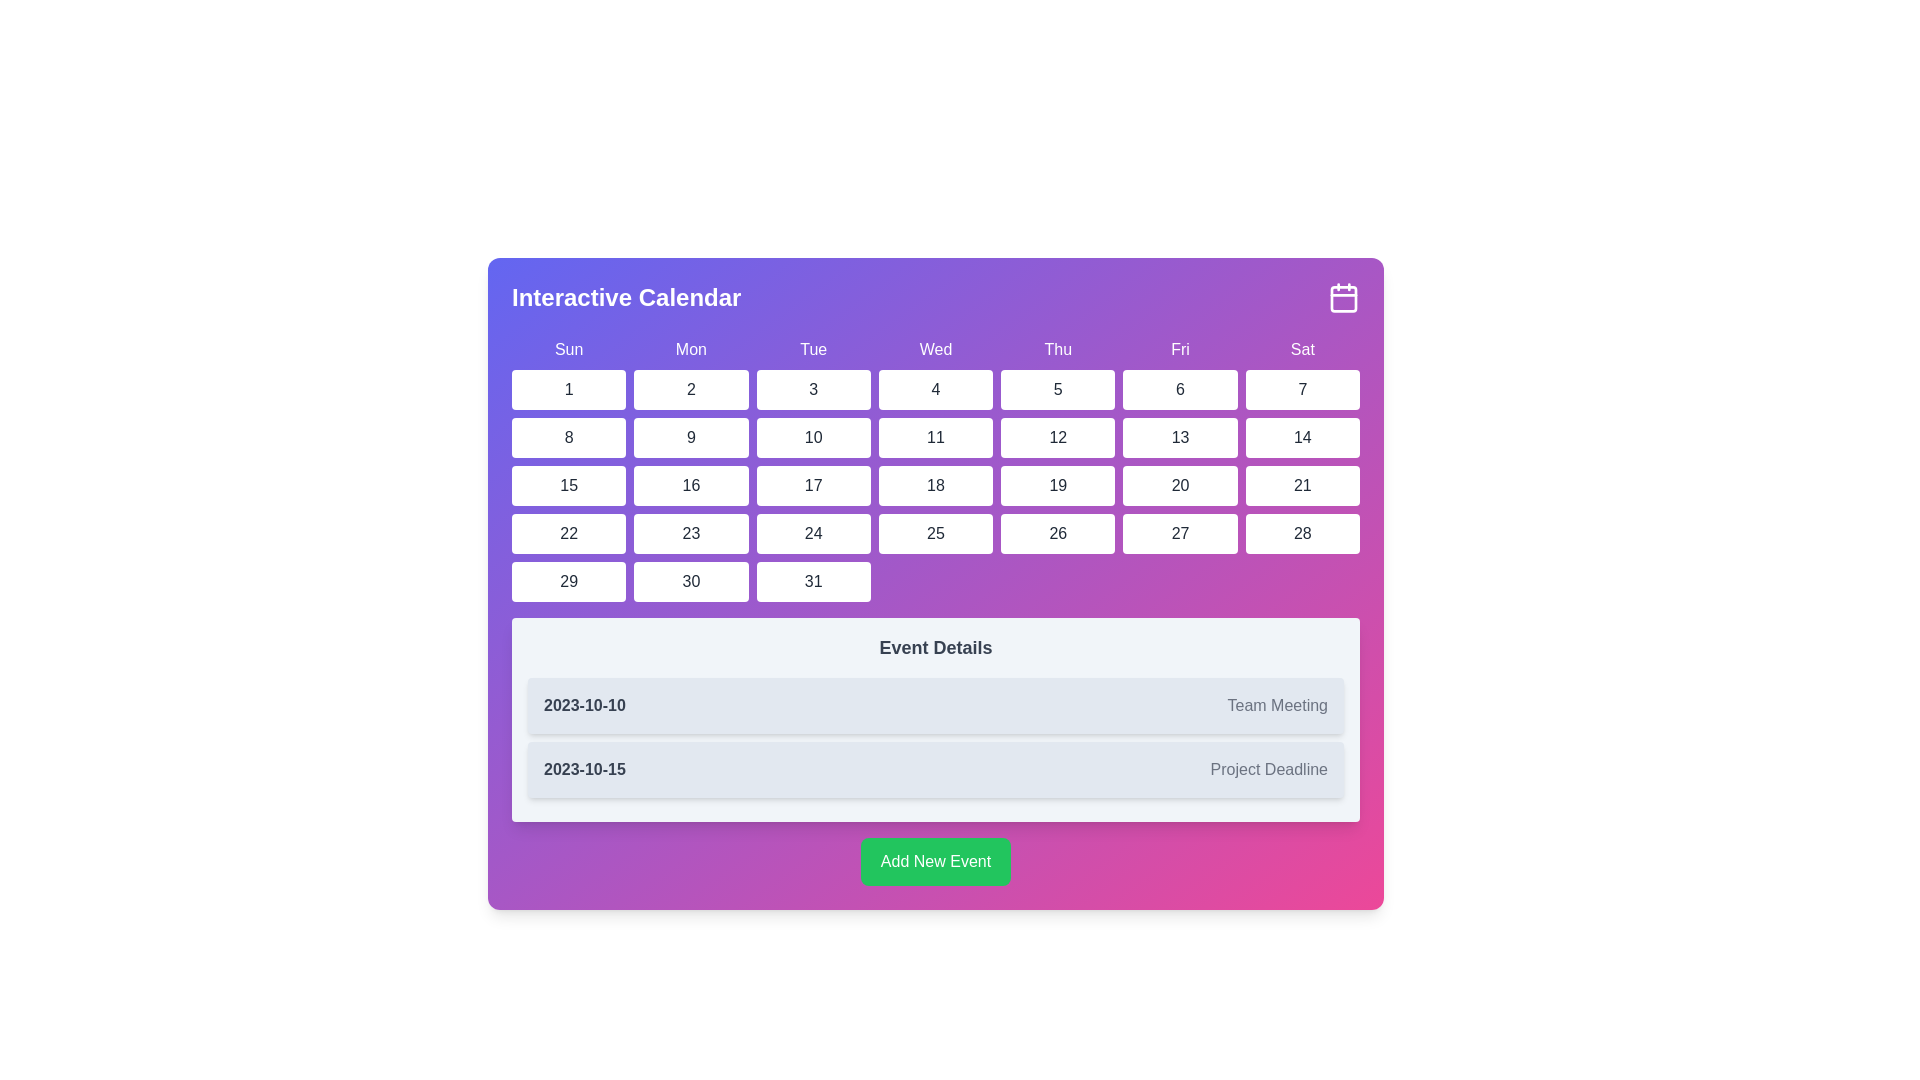 The width and height of the screenshot is (1920, 1080). Describe the element at coordinates (1302, 532) in the screenshot. I see `the interactive calendar date cell displaying the number '28'` at that location.